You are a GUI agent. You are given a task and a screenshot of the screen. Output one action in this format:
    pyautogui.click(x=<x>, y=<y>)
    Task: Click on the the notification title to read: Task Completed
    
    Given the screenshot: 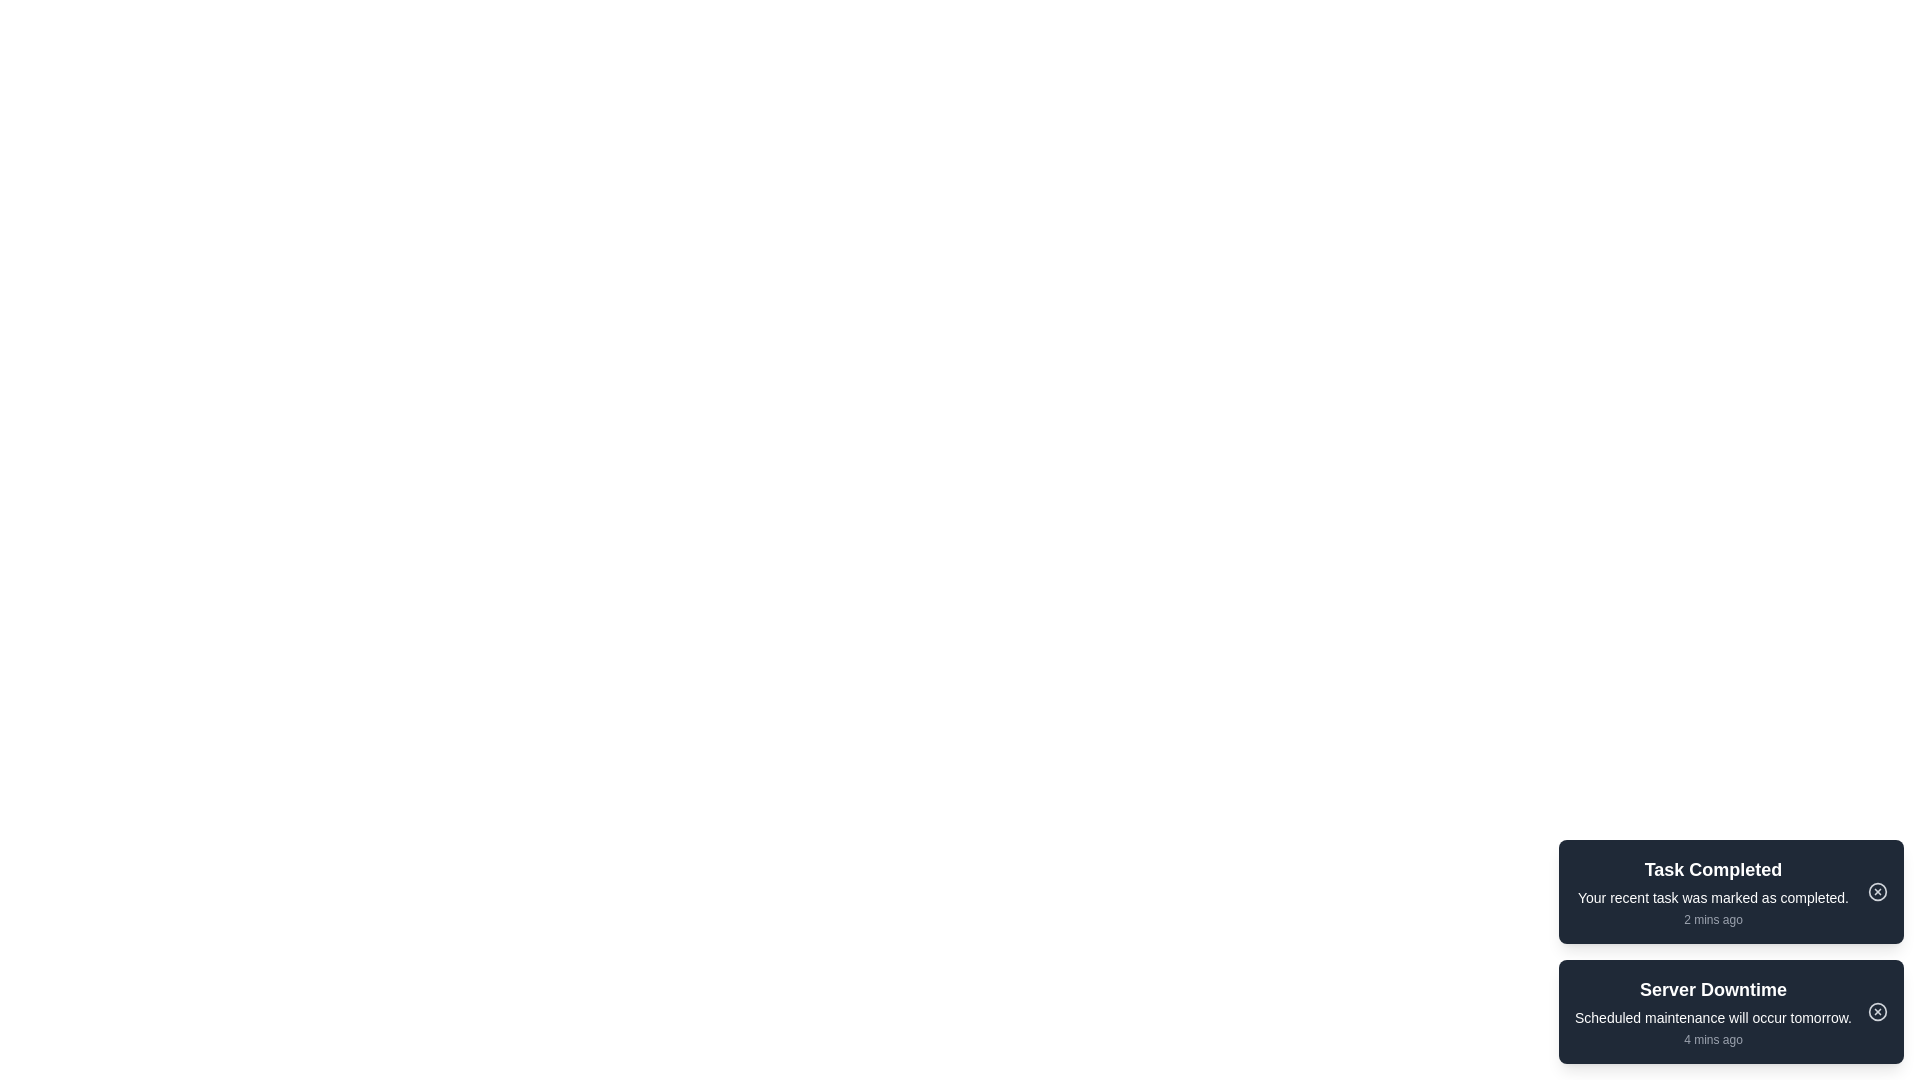 What is the action you would take?
    pyautogui.click(x=1712, y=869)
    